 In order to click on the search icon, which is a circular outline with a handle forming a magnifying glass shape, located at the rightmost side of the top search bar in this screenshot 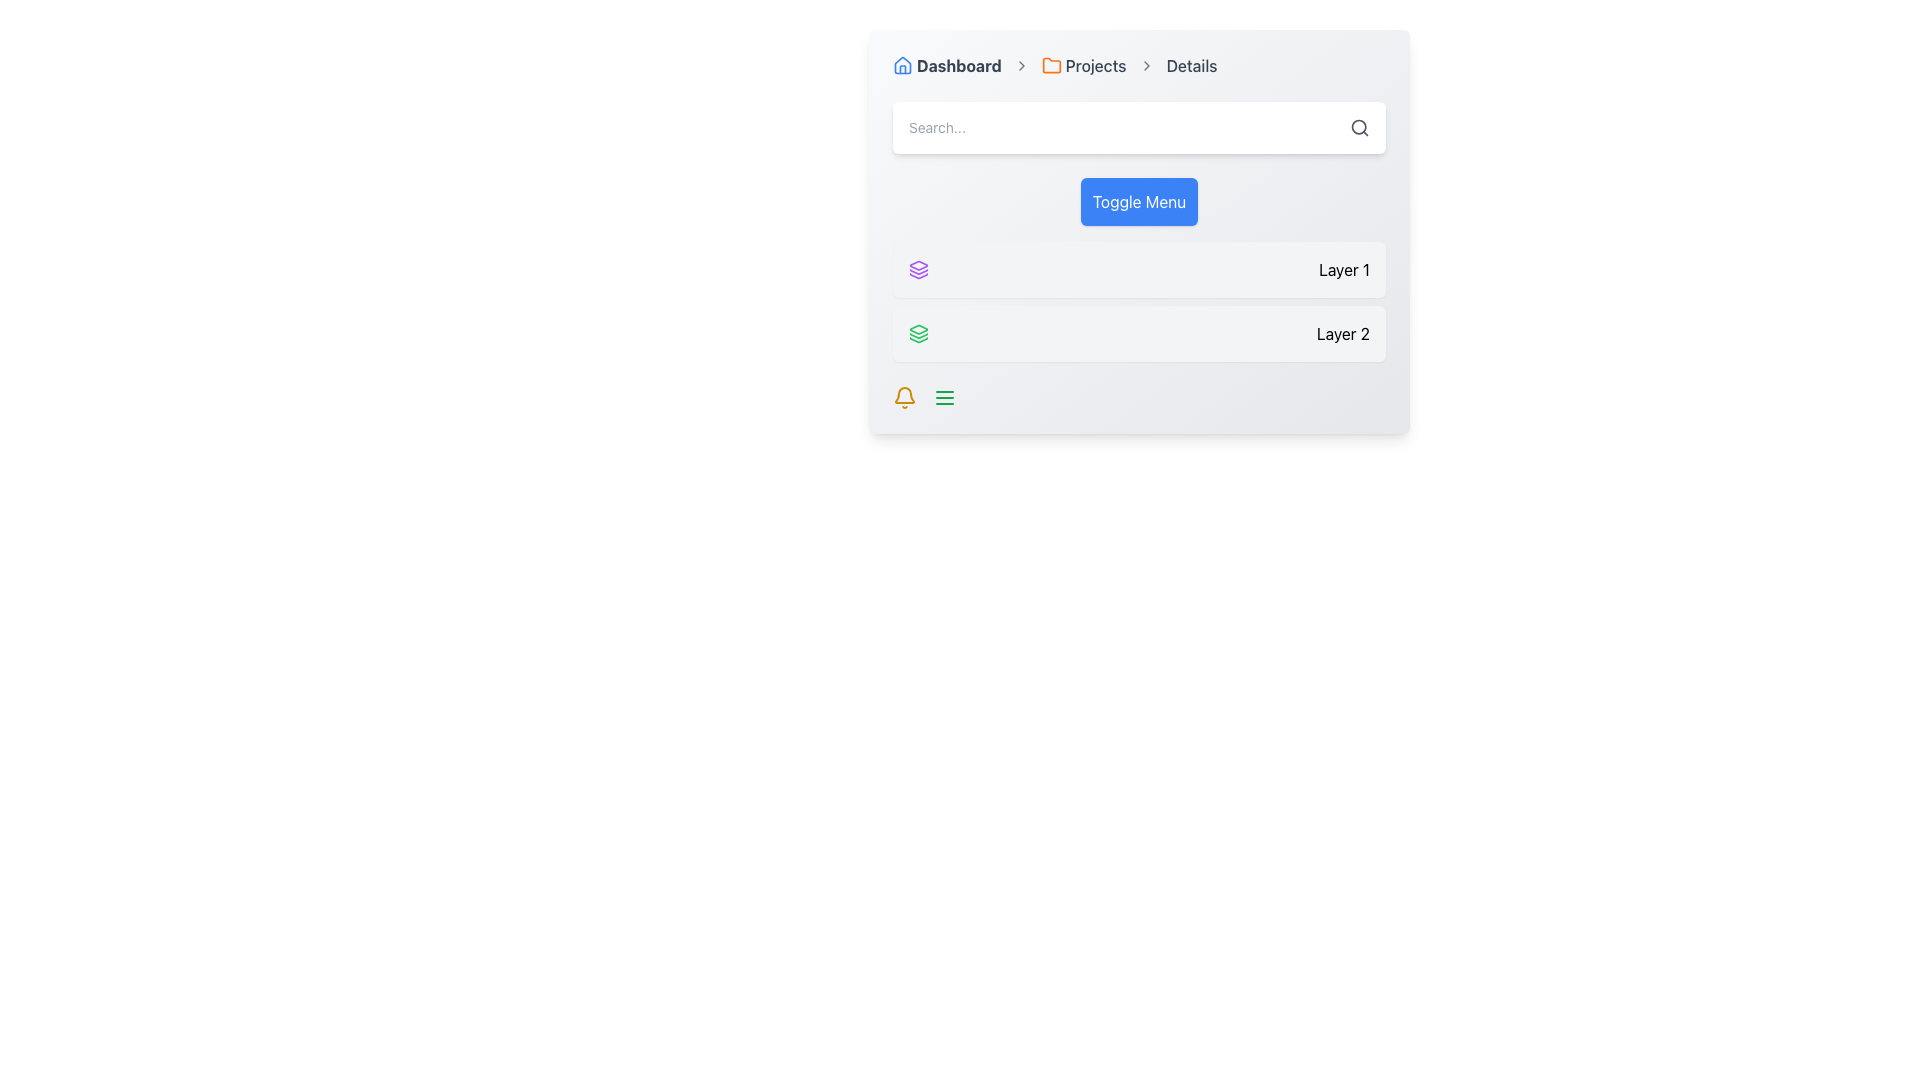, I will do `click(1359, 127)`.